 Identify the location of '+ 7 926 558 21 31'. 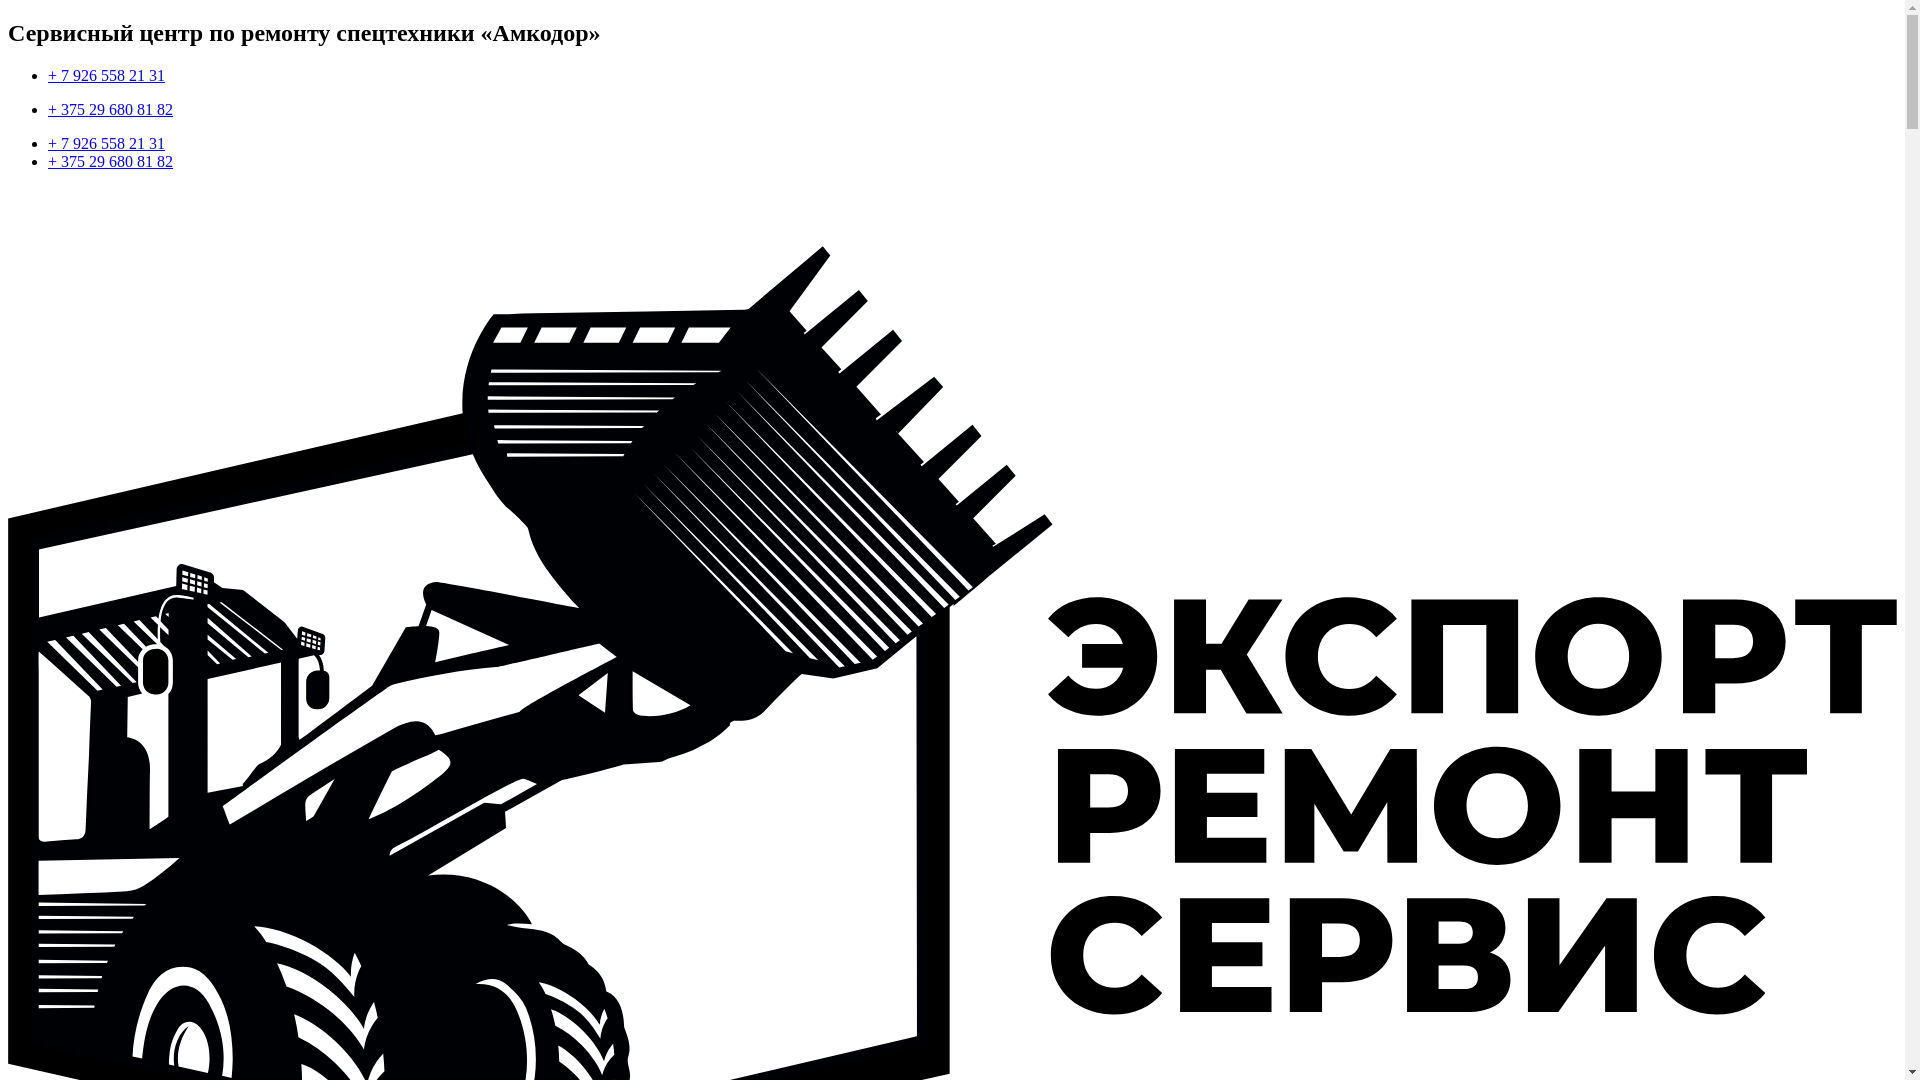
(105, 74).